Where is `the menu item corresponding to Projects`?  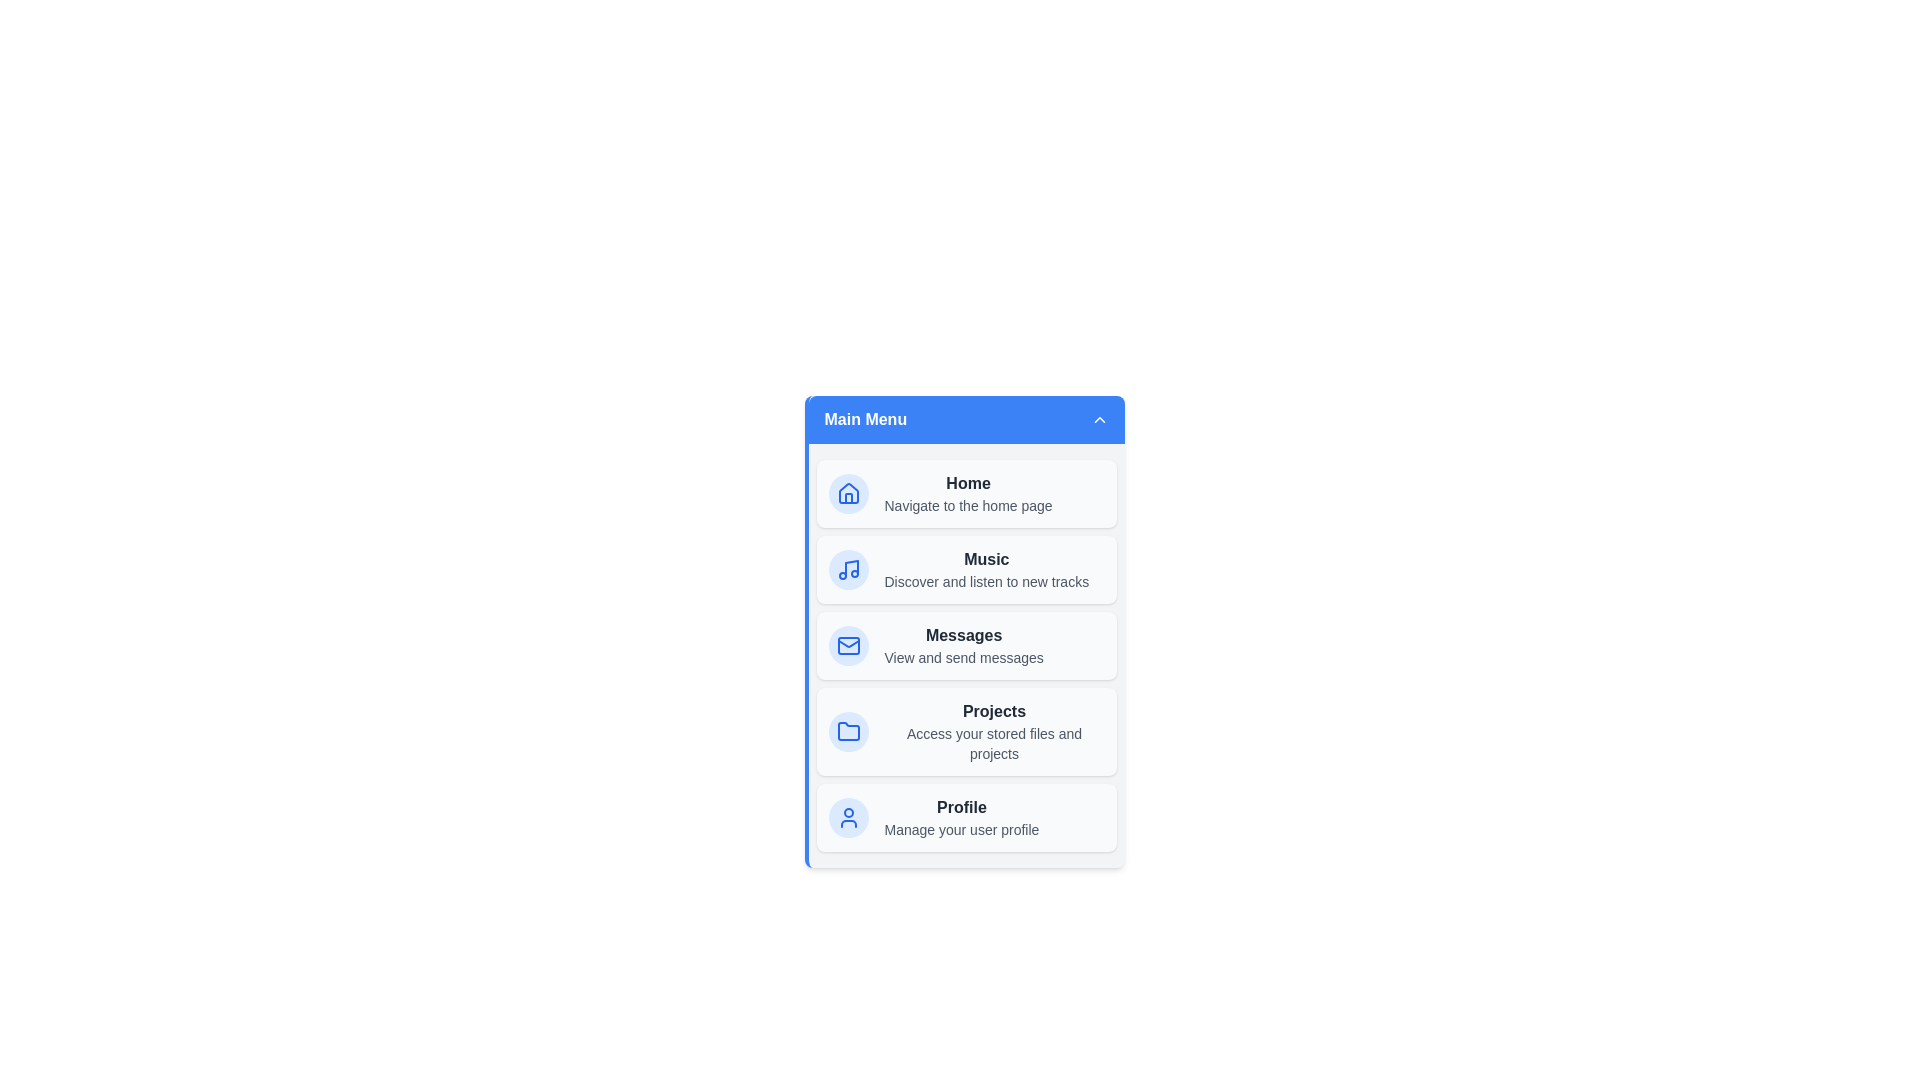
the menu item corresponding to Projects is located at coordinates (966, 732).